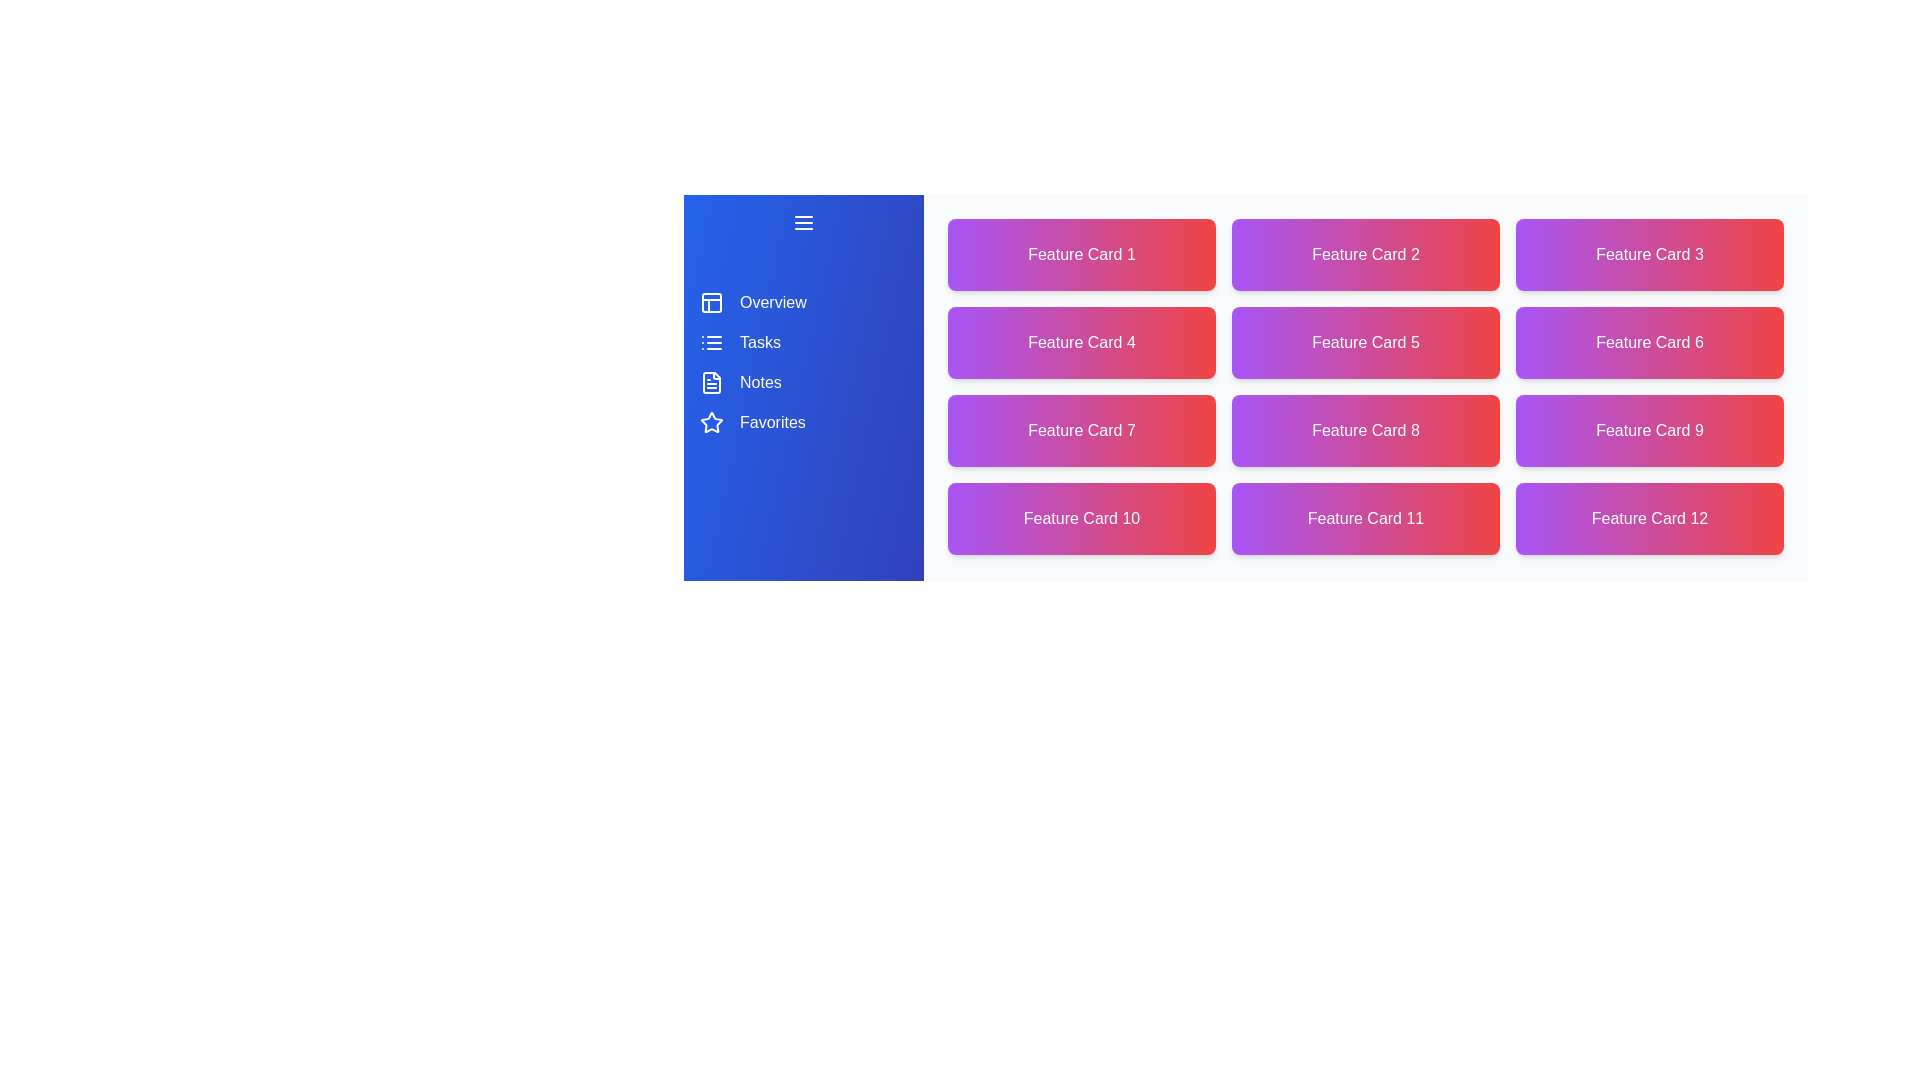  What do you see at coordinates (804, 422) in the screenshot?
I see `the navigation item corresponding to Favorites` at bounding box center [804, 422].